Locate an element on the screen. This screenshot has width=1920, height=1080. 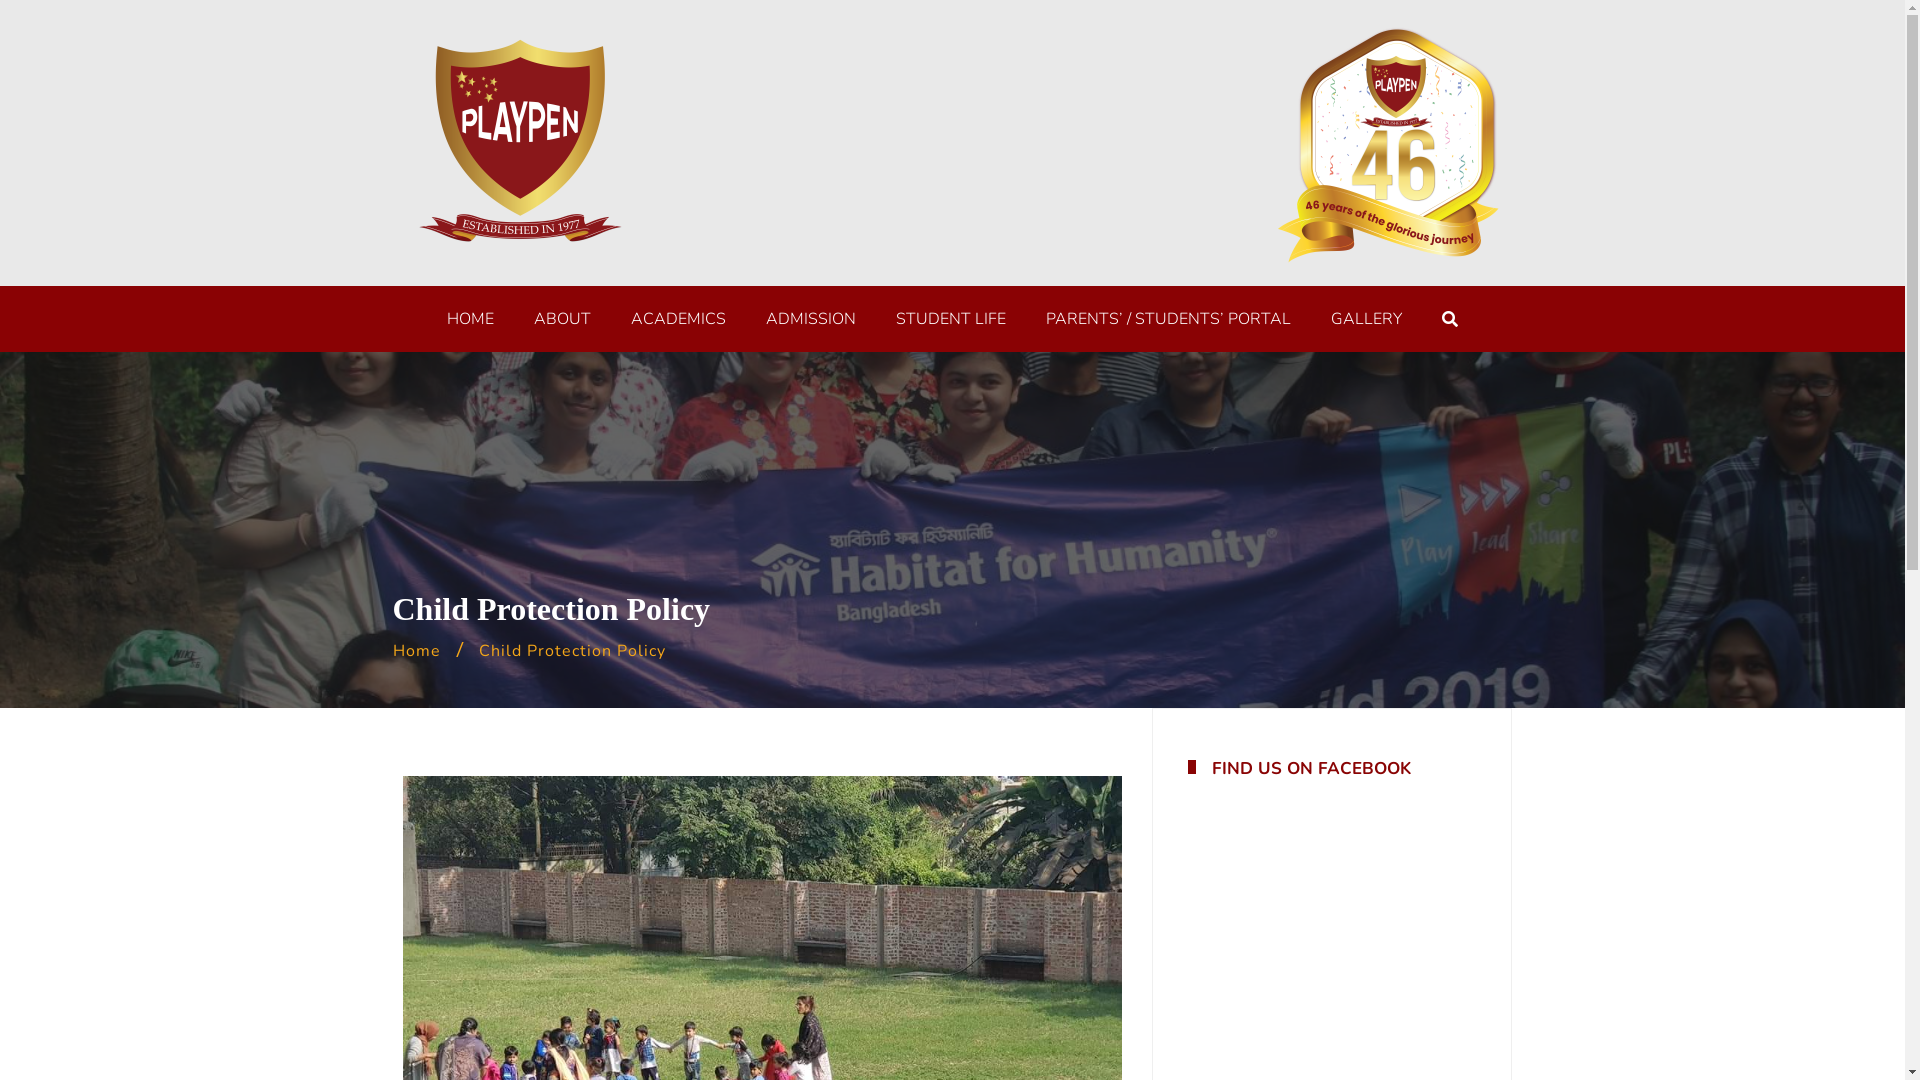
'celebration logo-01' is located at coordinates (1386, 141).